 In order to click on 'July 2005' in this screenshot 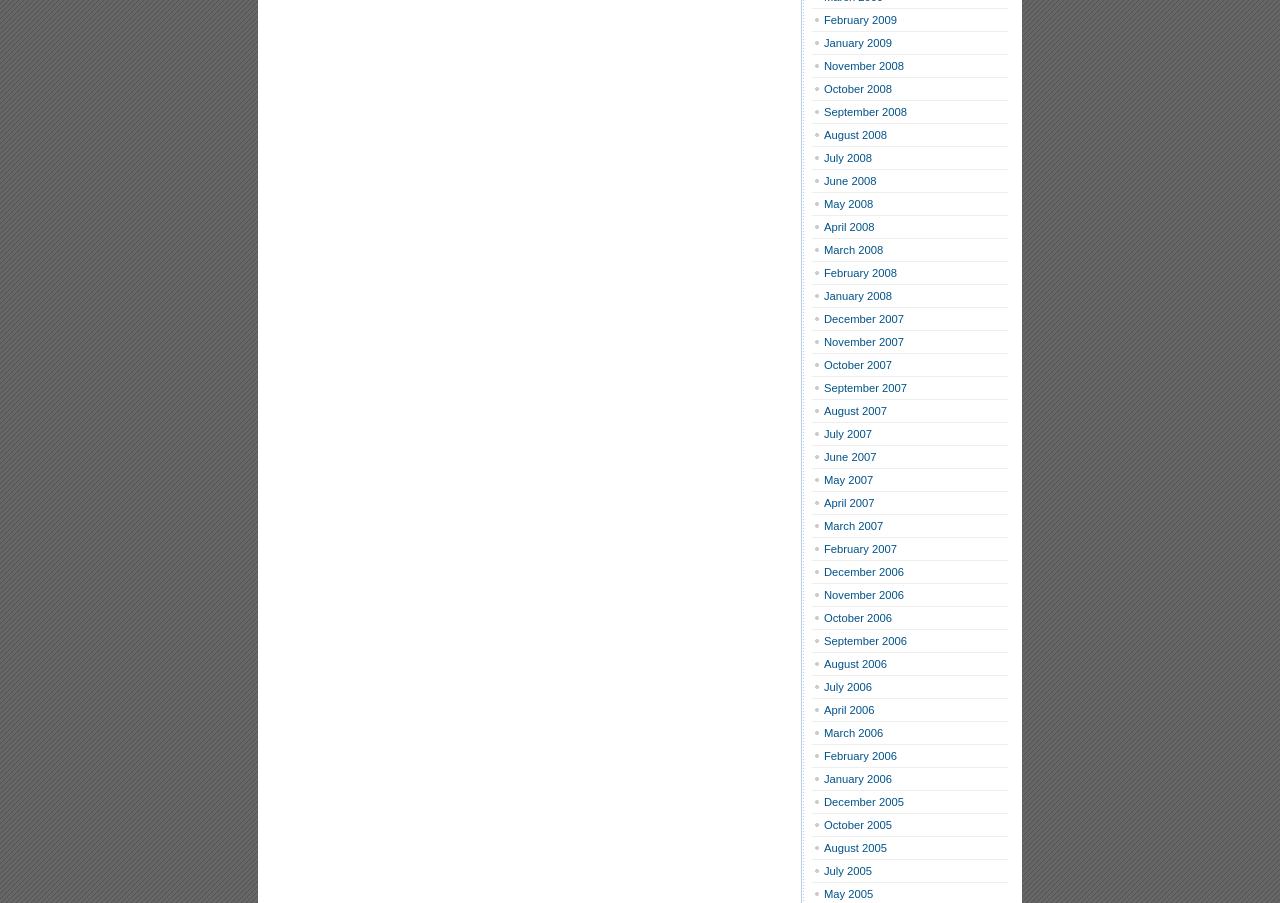, I will do `click(848, 871)`.